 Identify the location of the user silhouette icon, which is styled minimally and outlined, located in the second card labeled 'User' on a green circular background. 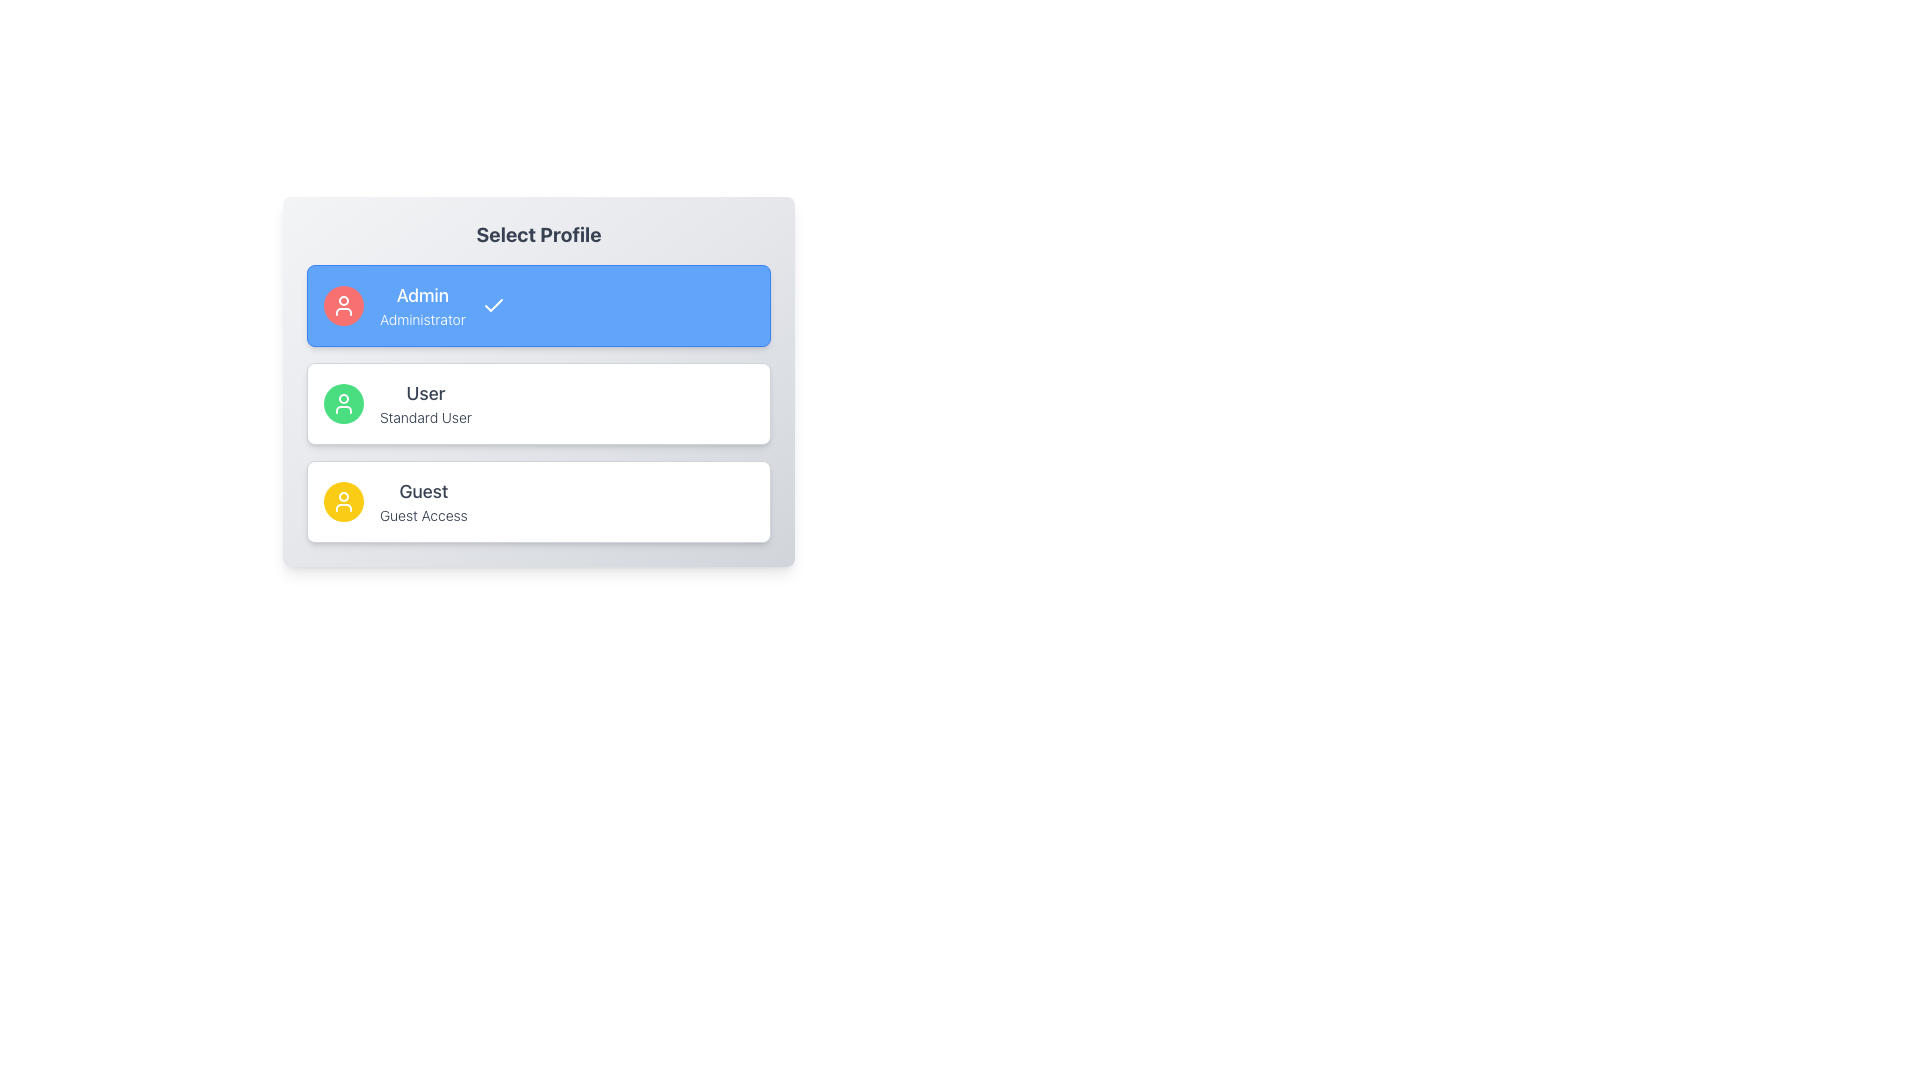
(344, 404).